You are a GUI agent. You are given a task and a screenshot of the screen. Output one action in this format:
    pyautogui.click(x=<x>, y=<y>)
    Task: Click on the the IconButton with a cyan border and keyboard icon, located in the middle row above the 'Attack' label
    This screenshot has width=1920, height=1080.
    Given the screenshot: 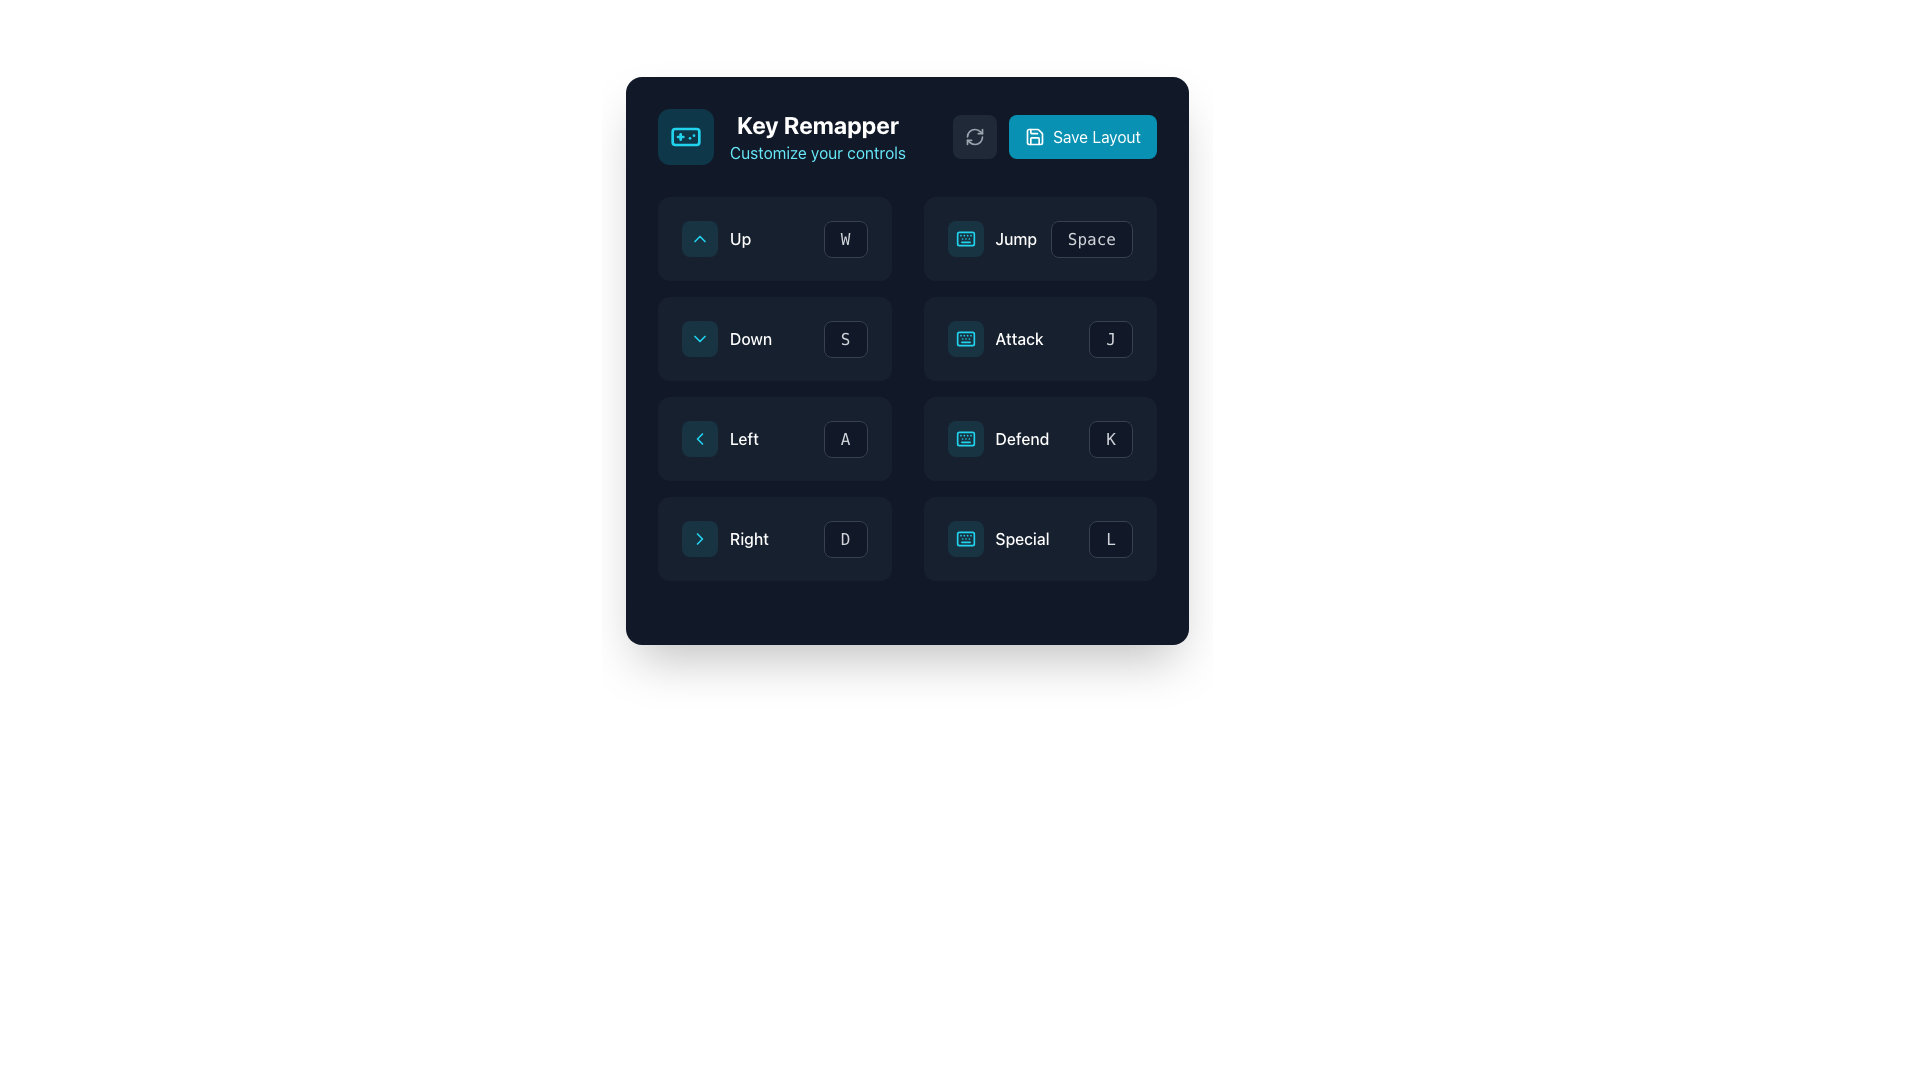 What is the action you would take?
    pyautogui.click(x=965, y=338)
    